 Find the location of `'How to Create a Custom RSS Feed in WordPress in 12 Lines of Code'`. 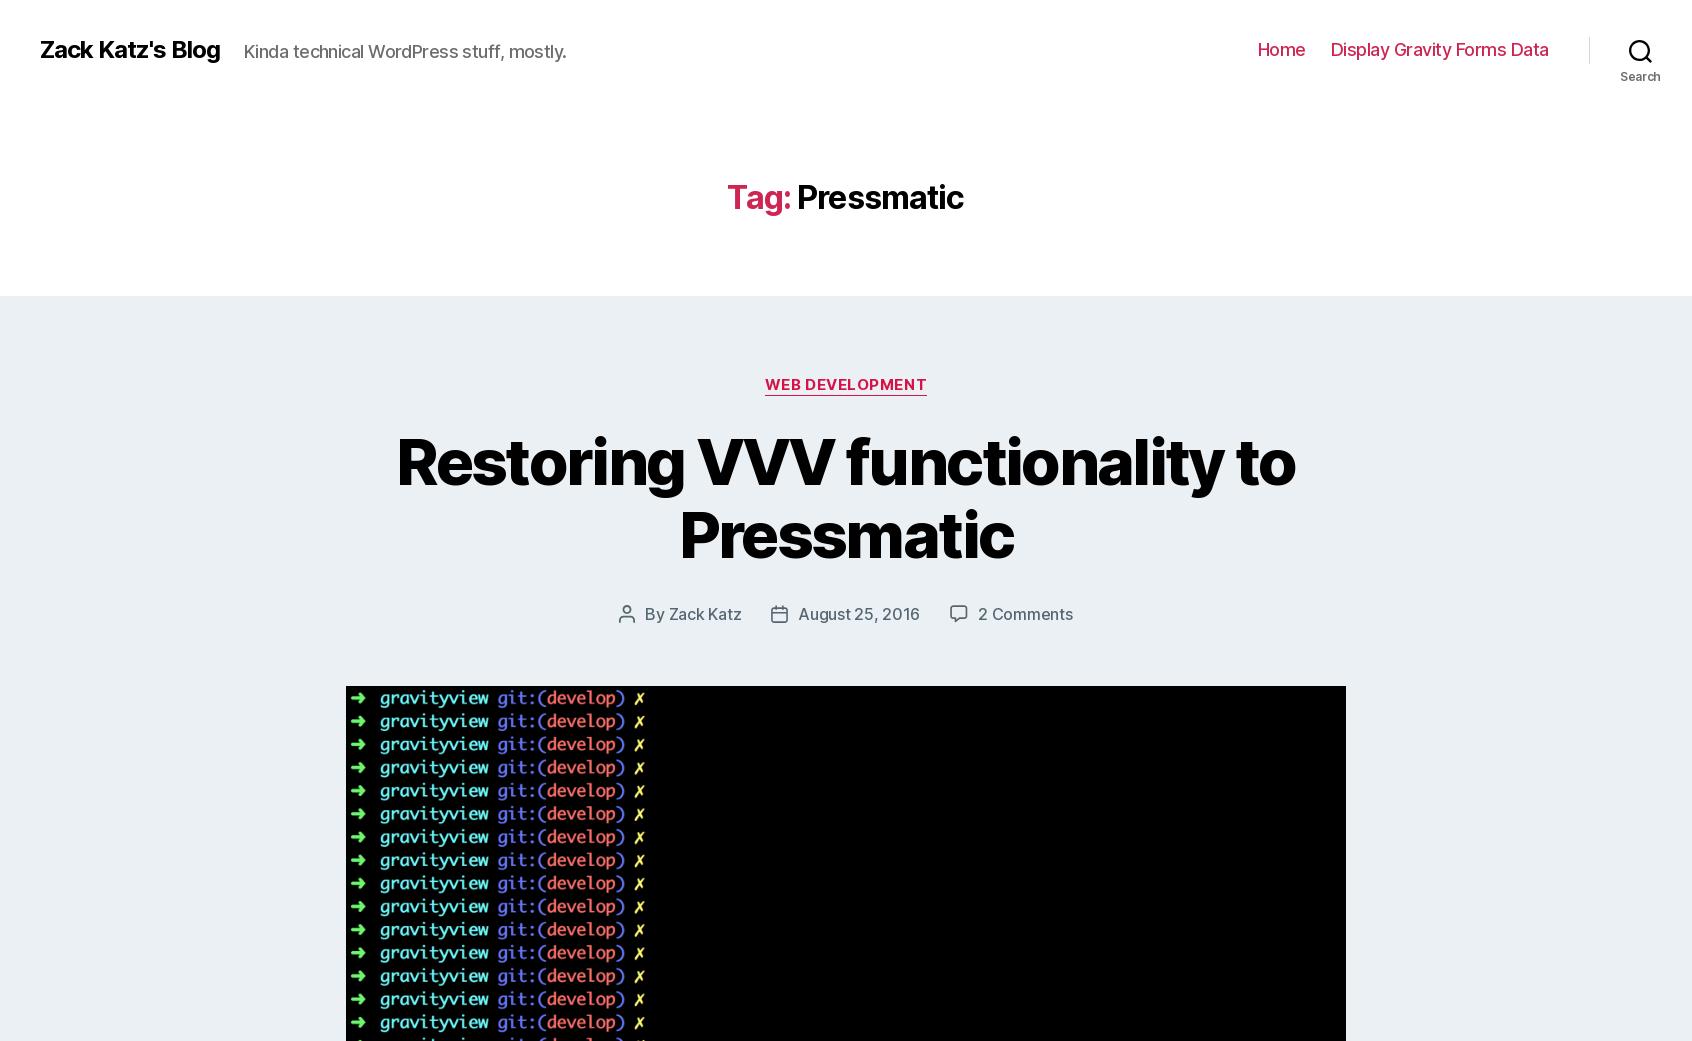

'How to Create a Custom RSS Feed in WordPress in 12 Lines of Code' is located at coordinates (1164, 811).